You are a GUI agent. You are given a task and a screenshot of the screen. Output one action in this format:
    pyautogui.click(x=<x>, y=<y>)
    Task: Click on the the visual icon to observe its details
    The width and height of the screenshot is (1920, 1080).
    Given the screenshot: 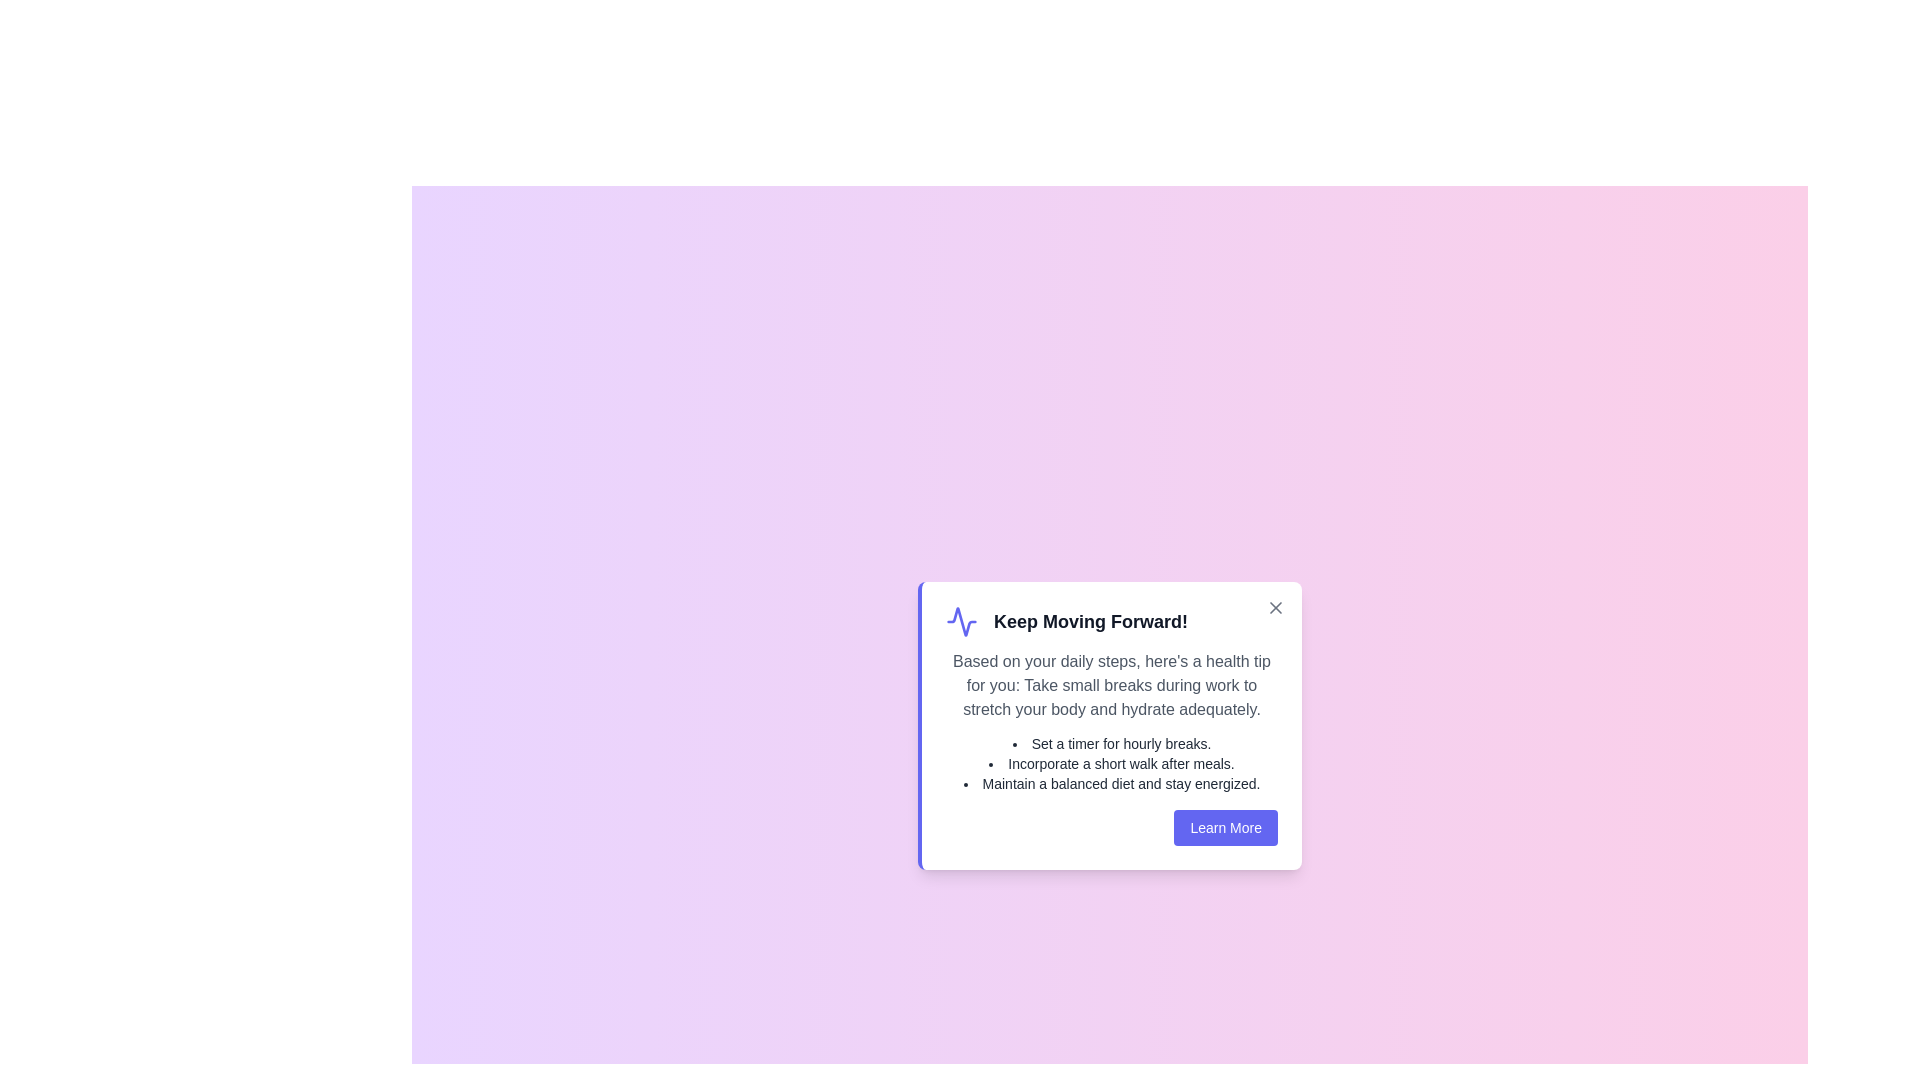 What is the action you would take?
    pyautogui.click(x=961, y=620)
    